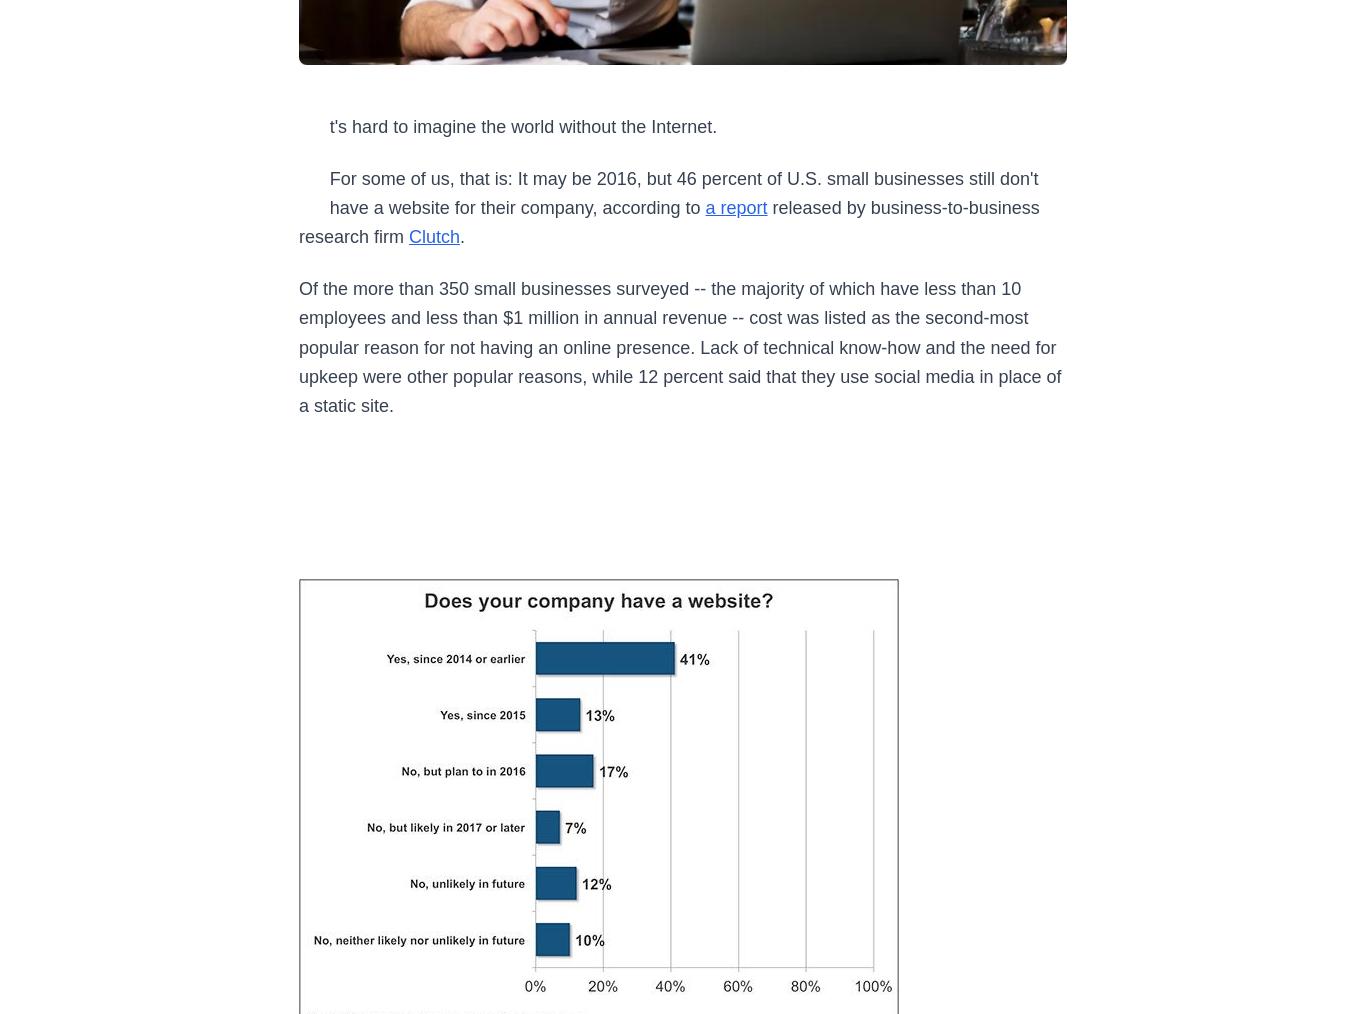 The image size is (1366, 1014). What do you see at coordinates (229, 843) in the screenshot?
I see `'Sign up for our free Daily newsletter'` at bounding box center [229, 843].